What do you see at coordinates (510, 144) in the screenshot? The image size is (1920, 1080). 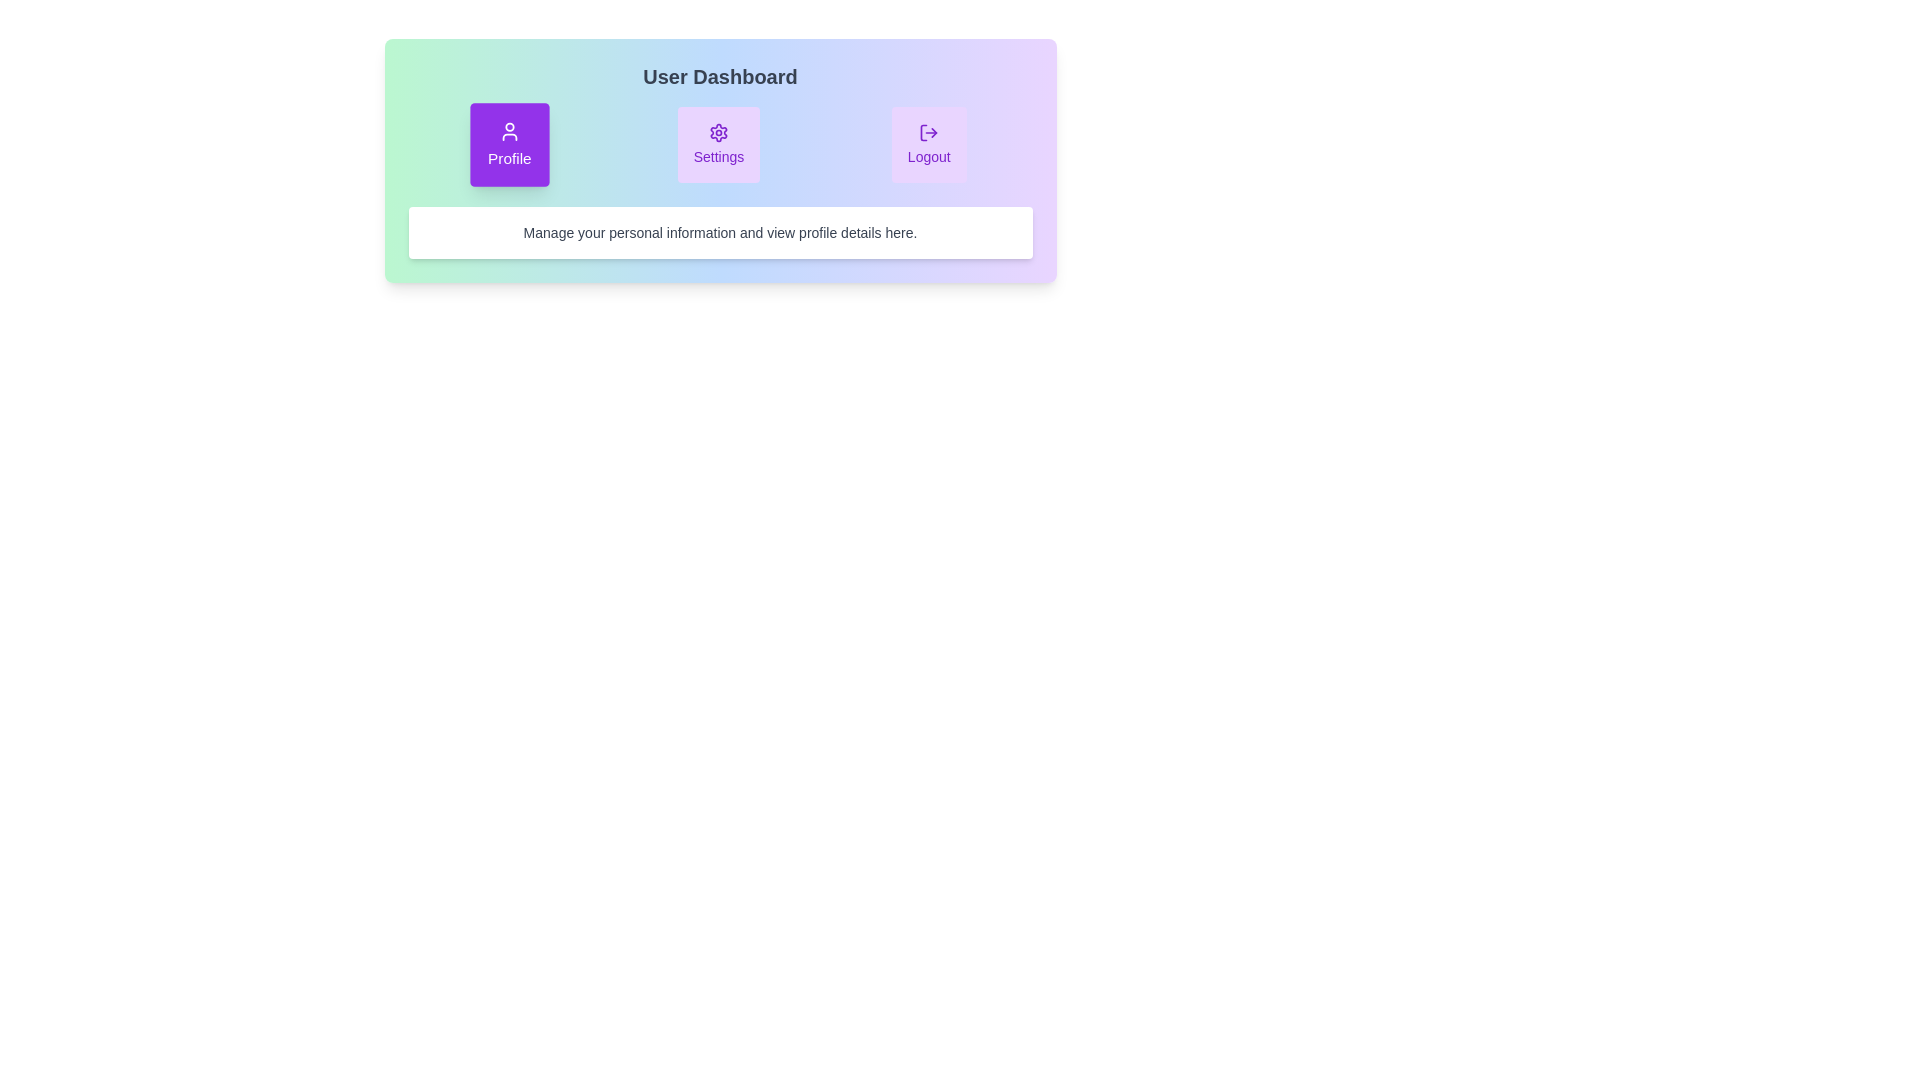 I see `the 'Profile' tab to select it` at bounding box center [510, 144].